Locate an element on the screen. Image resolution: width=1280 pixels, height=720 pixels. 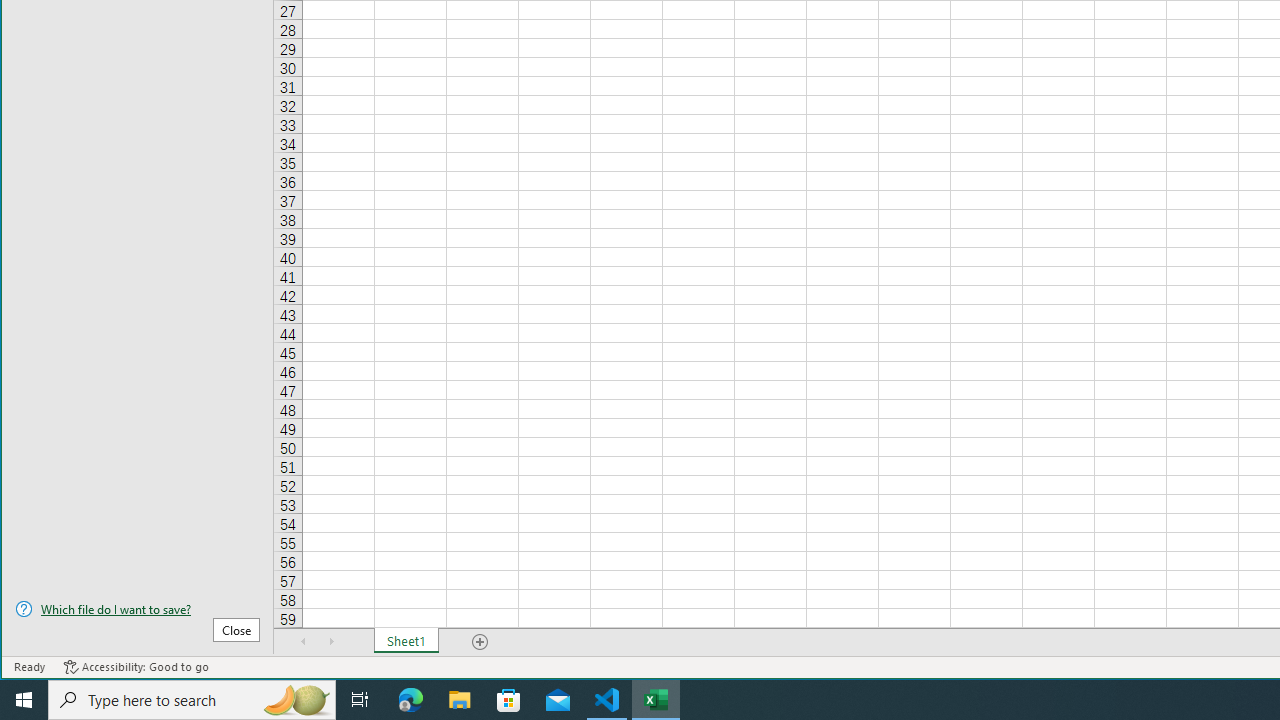
'Scroll Left' is located at coordinates (303, 641).